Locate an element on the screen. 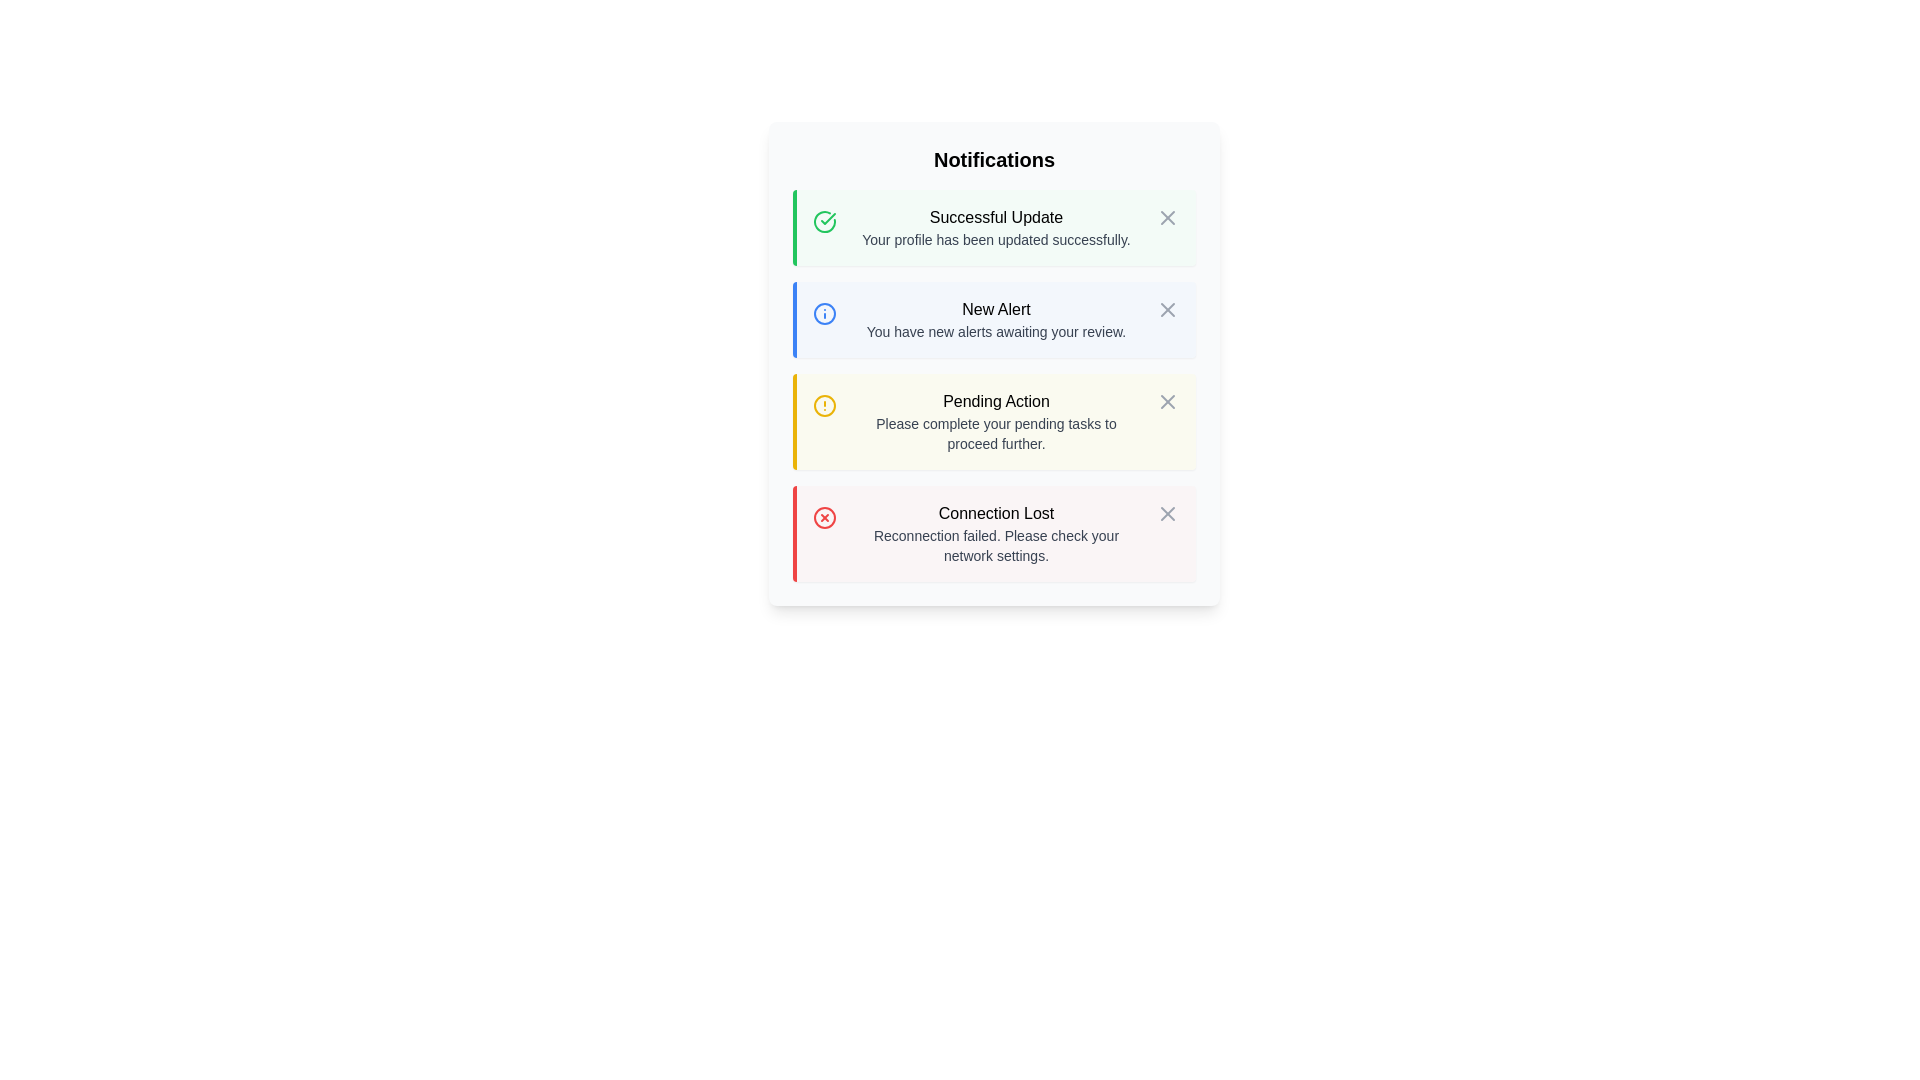 The height and width of the screenshot is (1080, 1920). the informational icon in the second notification row of the notification card is located at coordinates (825, 313).